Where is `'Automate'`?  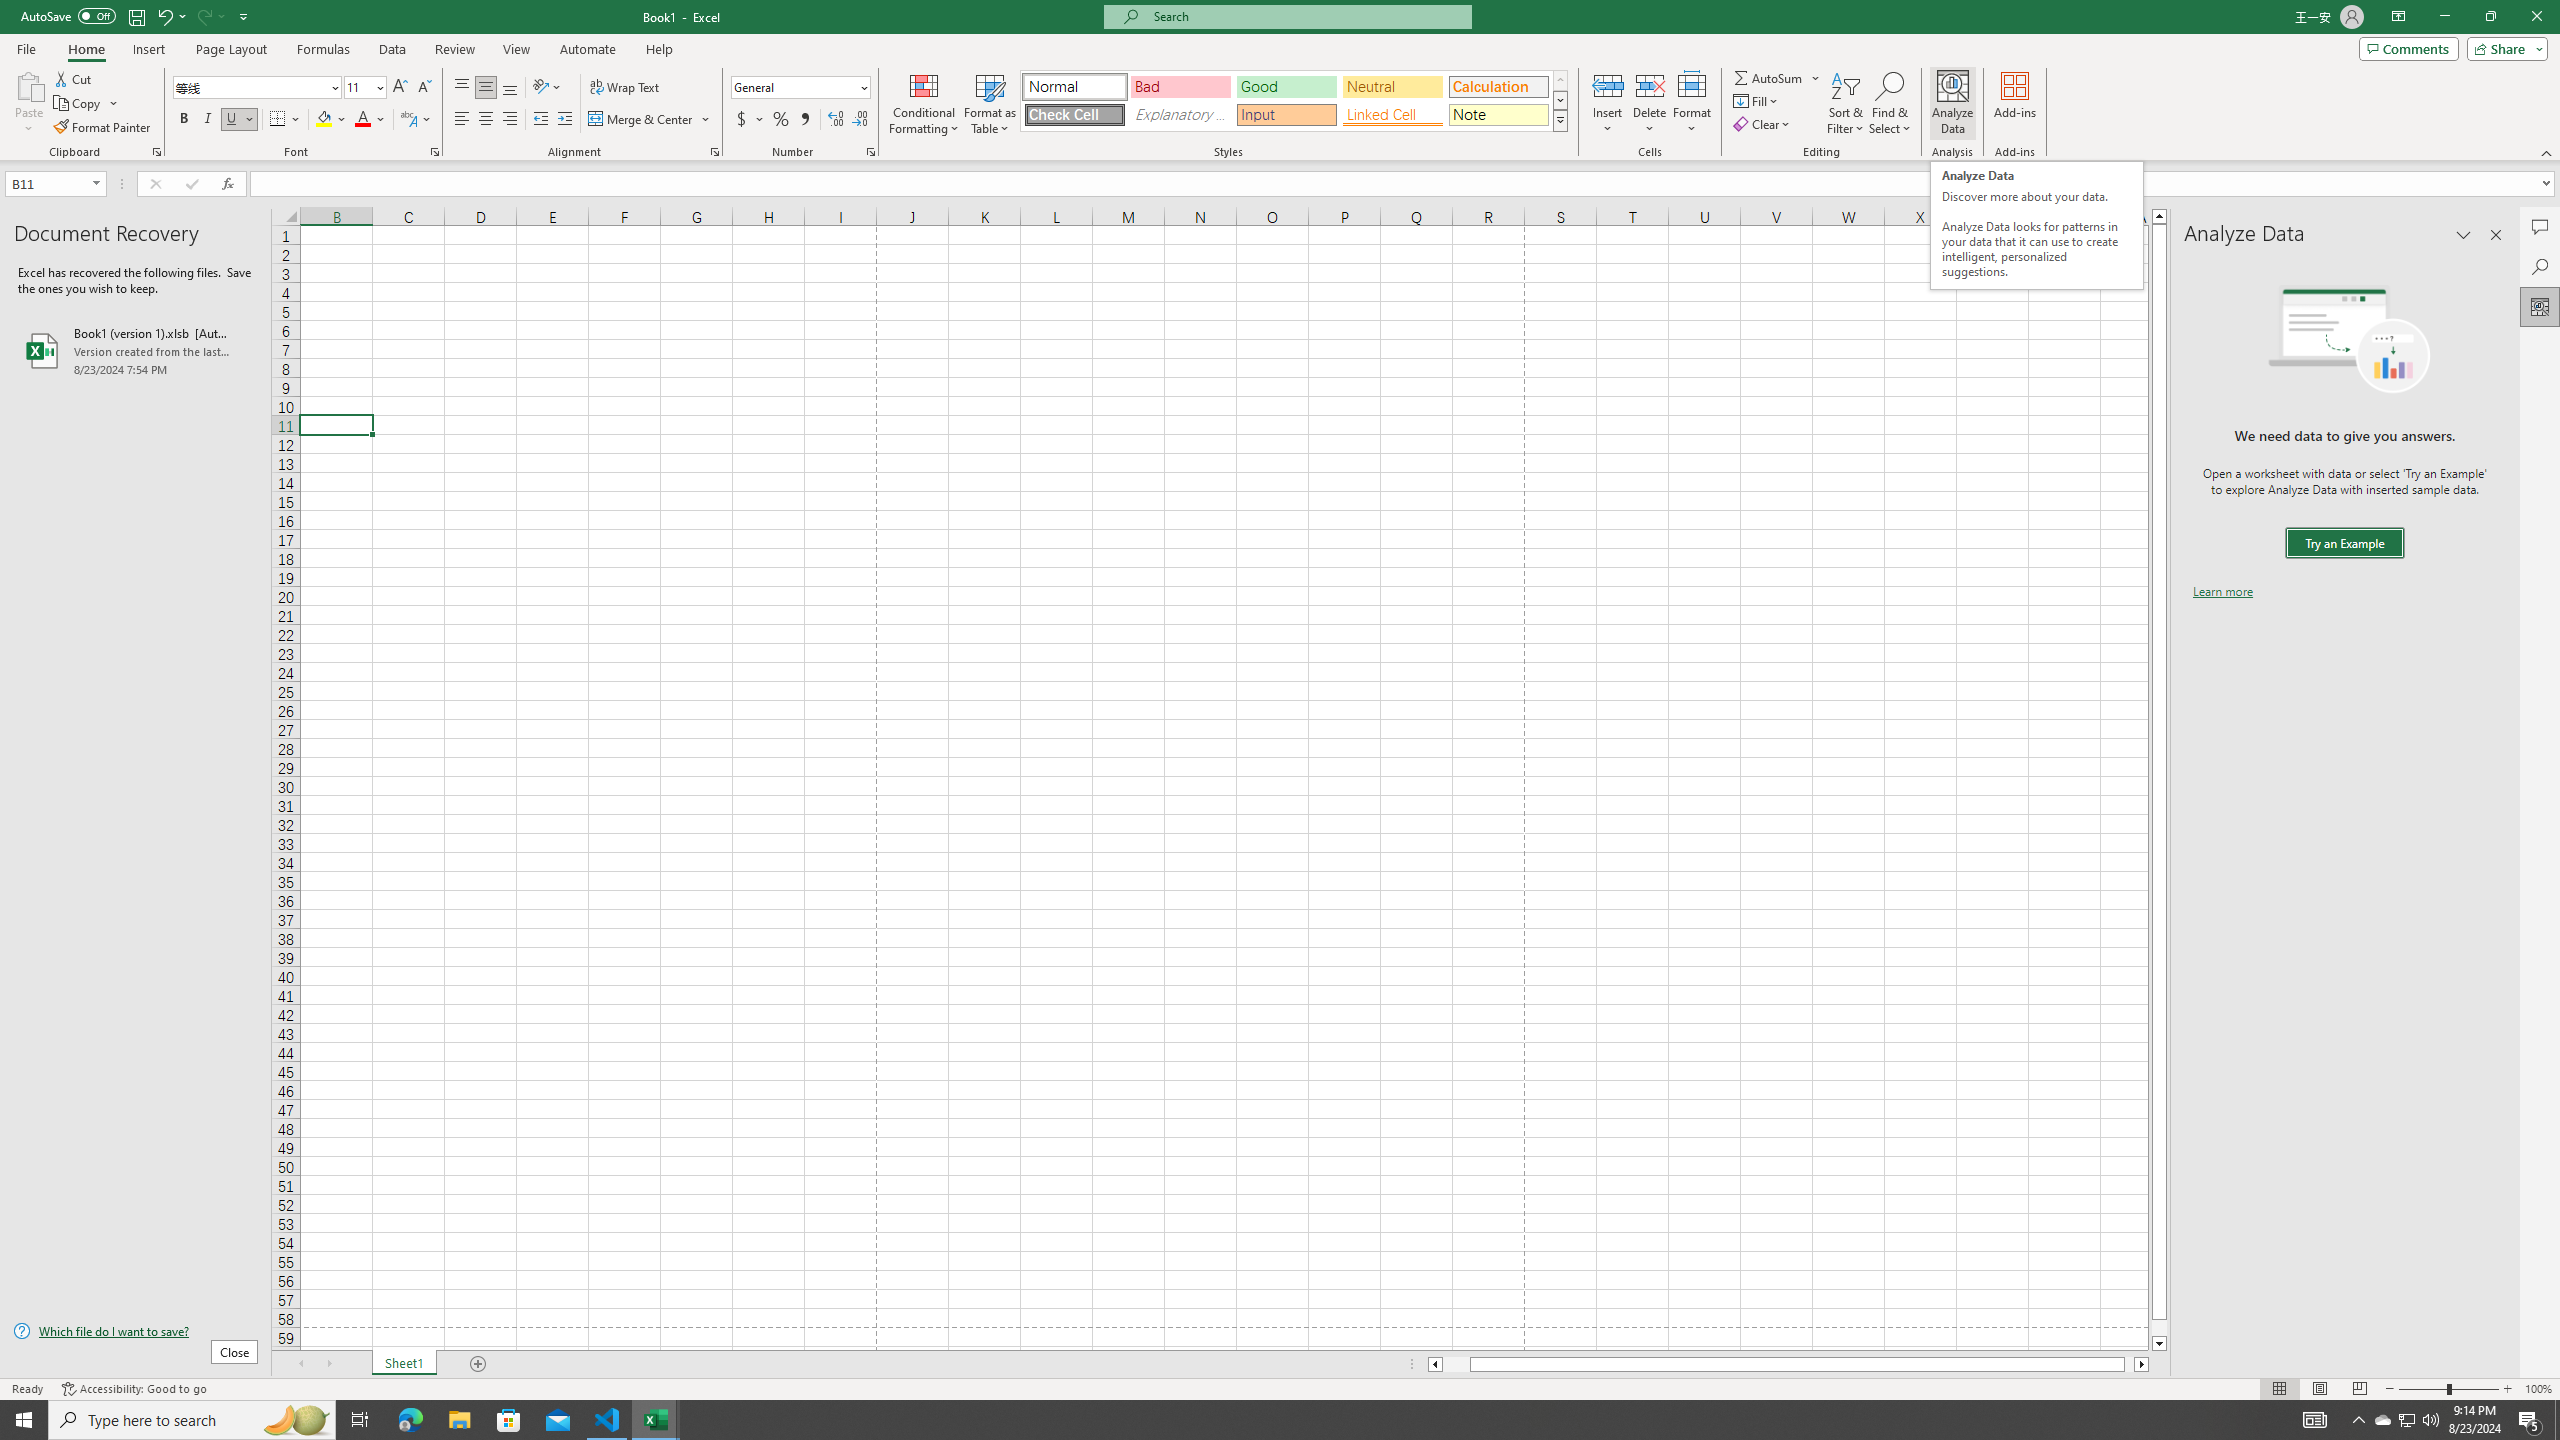 'Automate' is located at coordinates (587, 49).